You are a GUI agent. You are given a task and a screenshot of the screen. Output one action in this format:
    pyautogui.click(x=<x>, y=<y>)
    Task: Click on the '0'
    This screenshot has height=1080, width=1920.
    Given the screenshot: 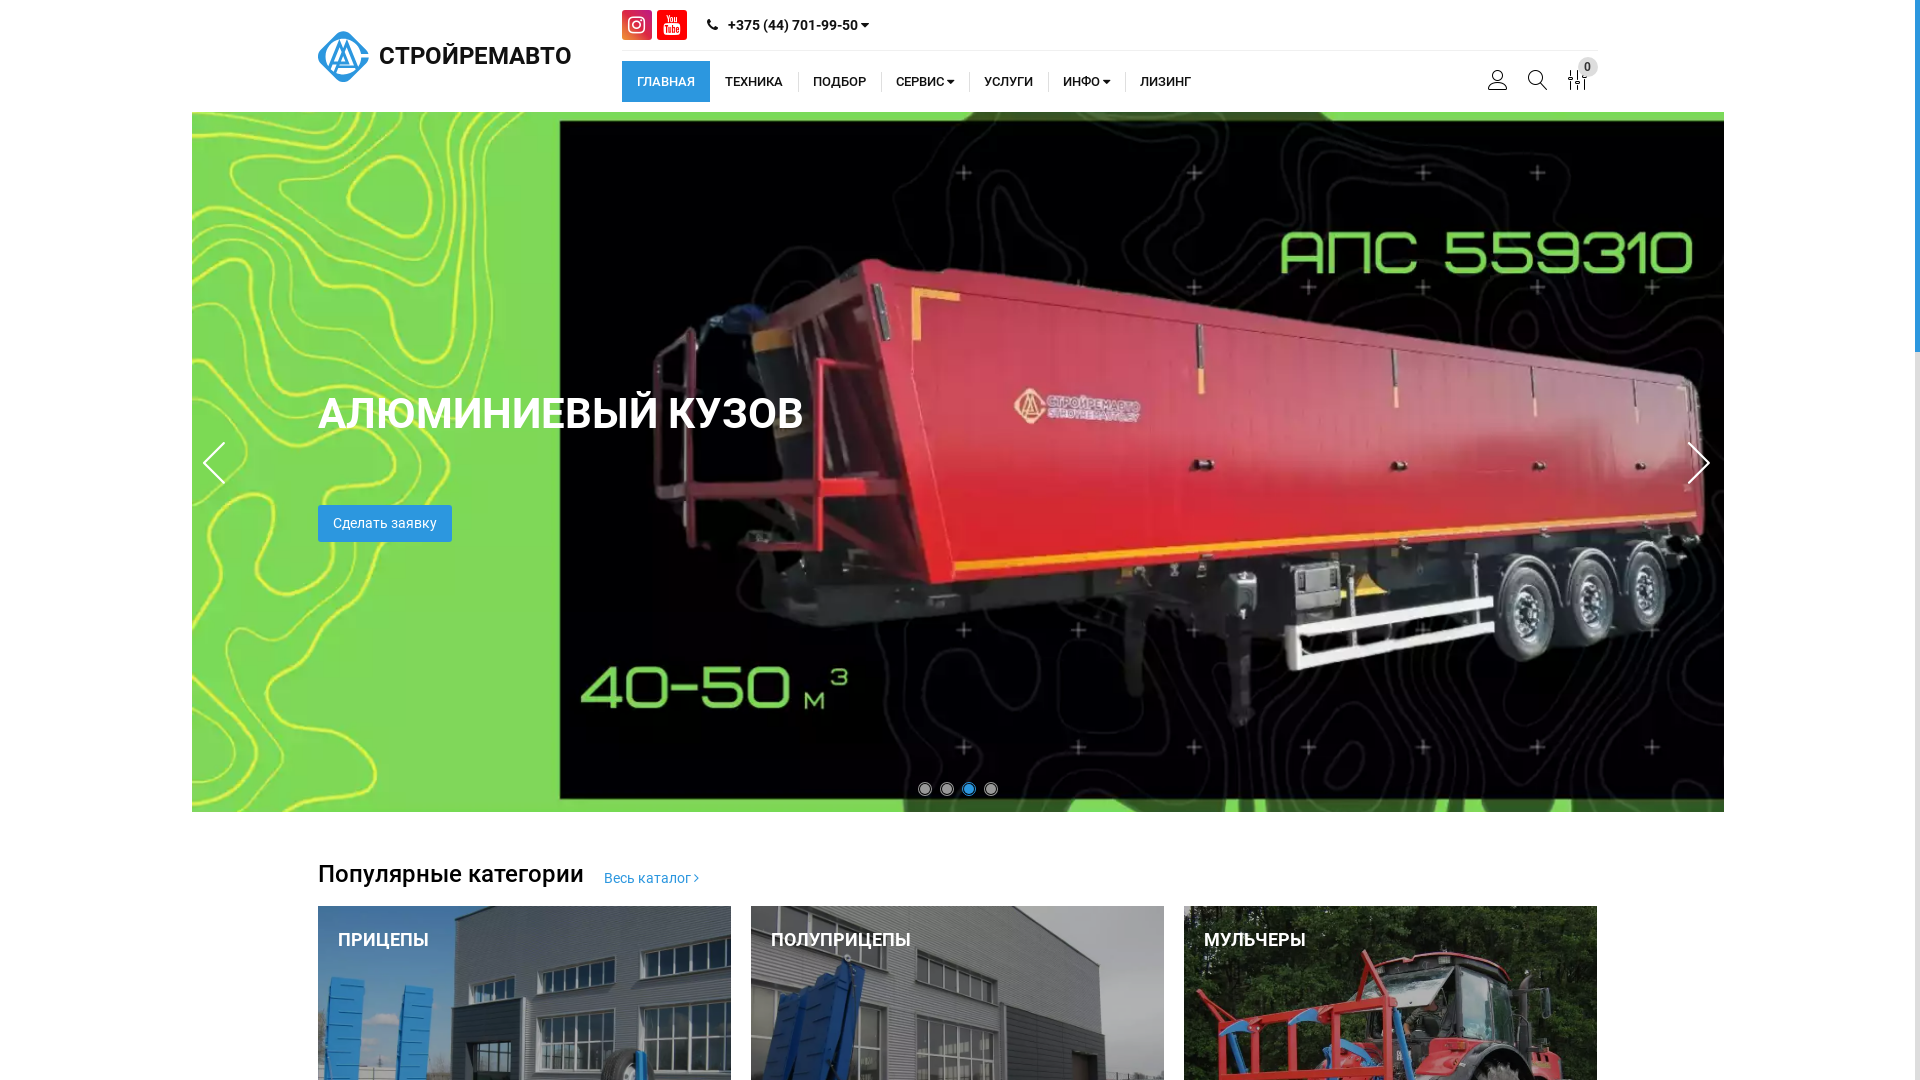 What is the action you would take?
    pyautogui.click(x=1577, y=80)
    